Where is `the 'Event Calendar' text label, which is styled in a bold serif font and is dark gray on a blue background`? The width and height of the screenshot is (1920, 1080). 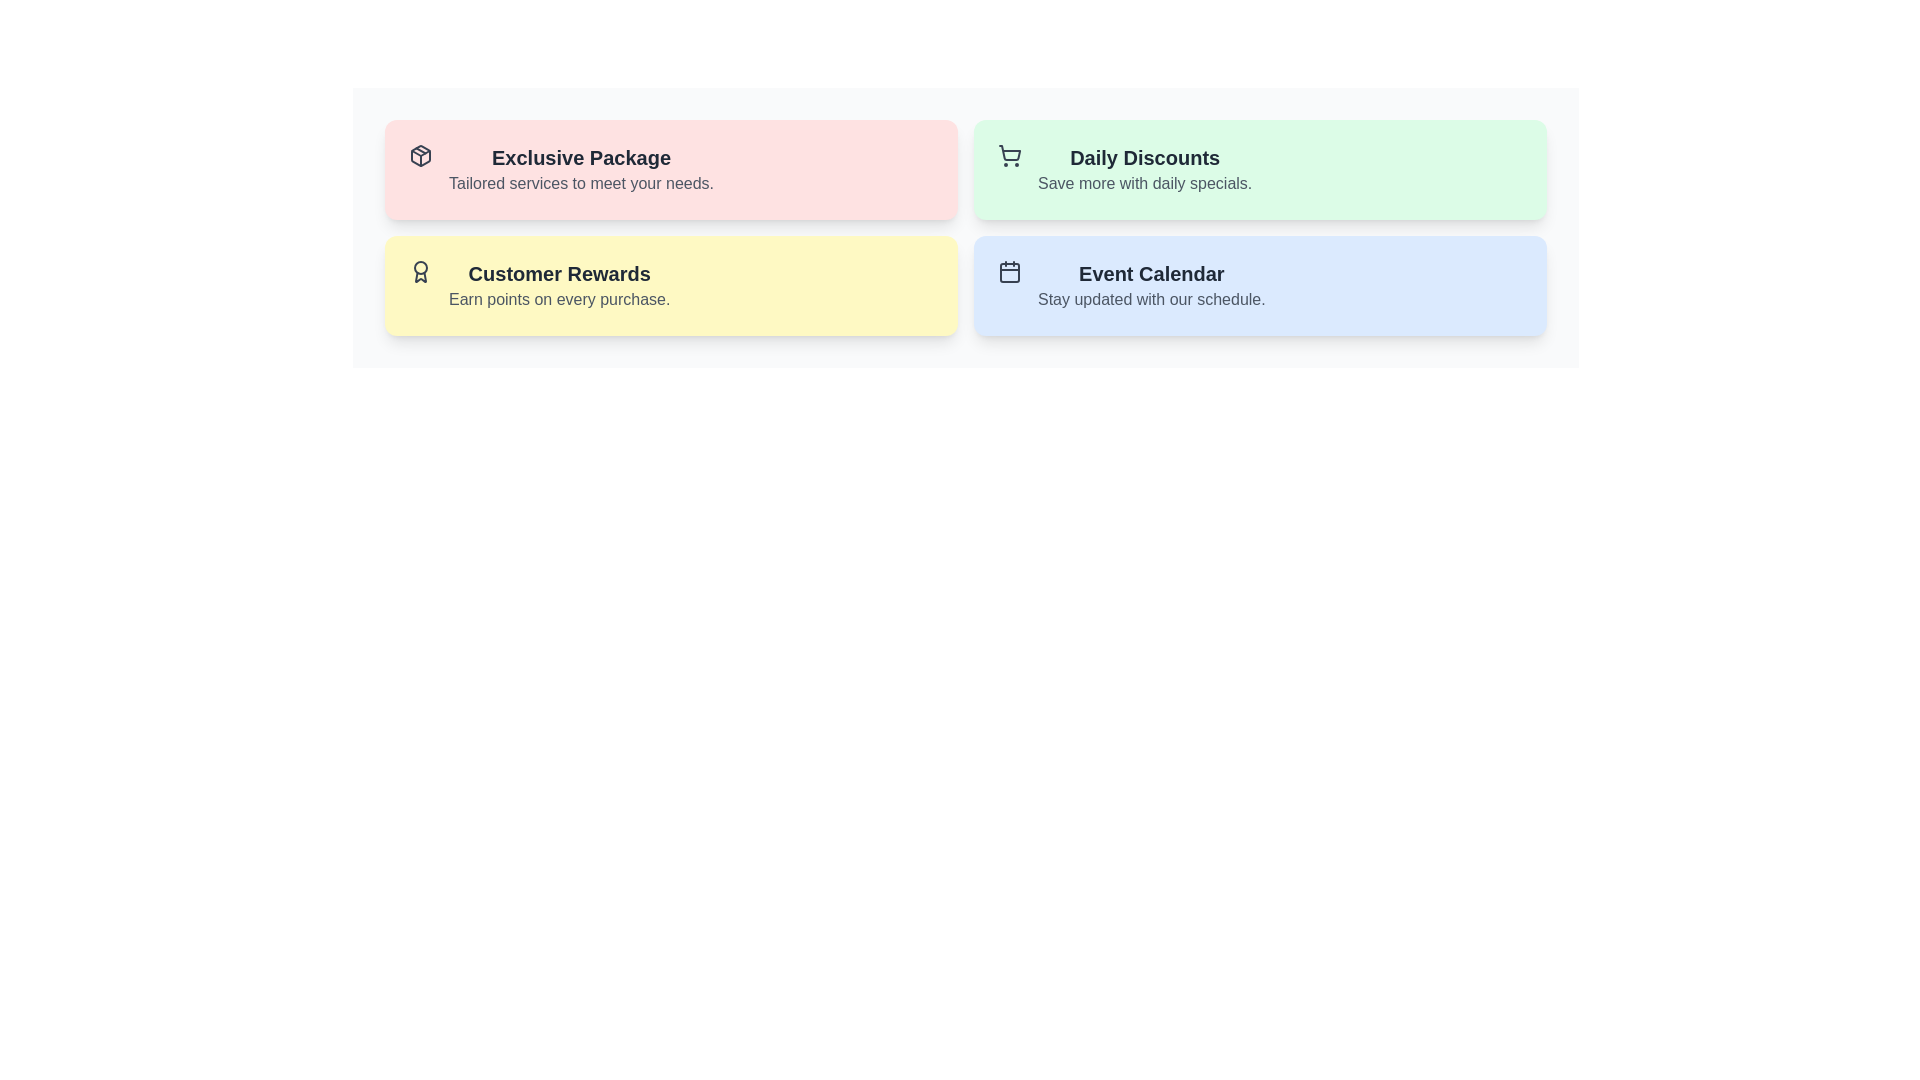 the 'Event Calendar' text label, which is styled in a bold serif font and is dark gray on a blue background is located at coordinates (1151, 273).